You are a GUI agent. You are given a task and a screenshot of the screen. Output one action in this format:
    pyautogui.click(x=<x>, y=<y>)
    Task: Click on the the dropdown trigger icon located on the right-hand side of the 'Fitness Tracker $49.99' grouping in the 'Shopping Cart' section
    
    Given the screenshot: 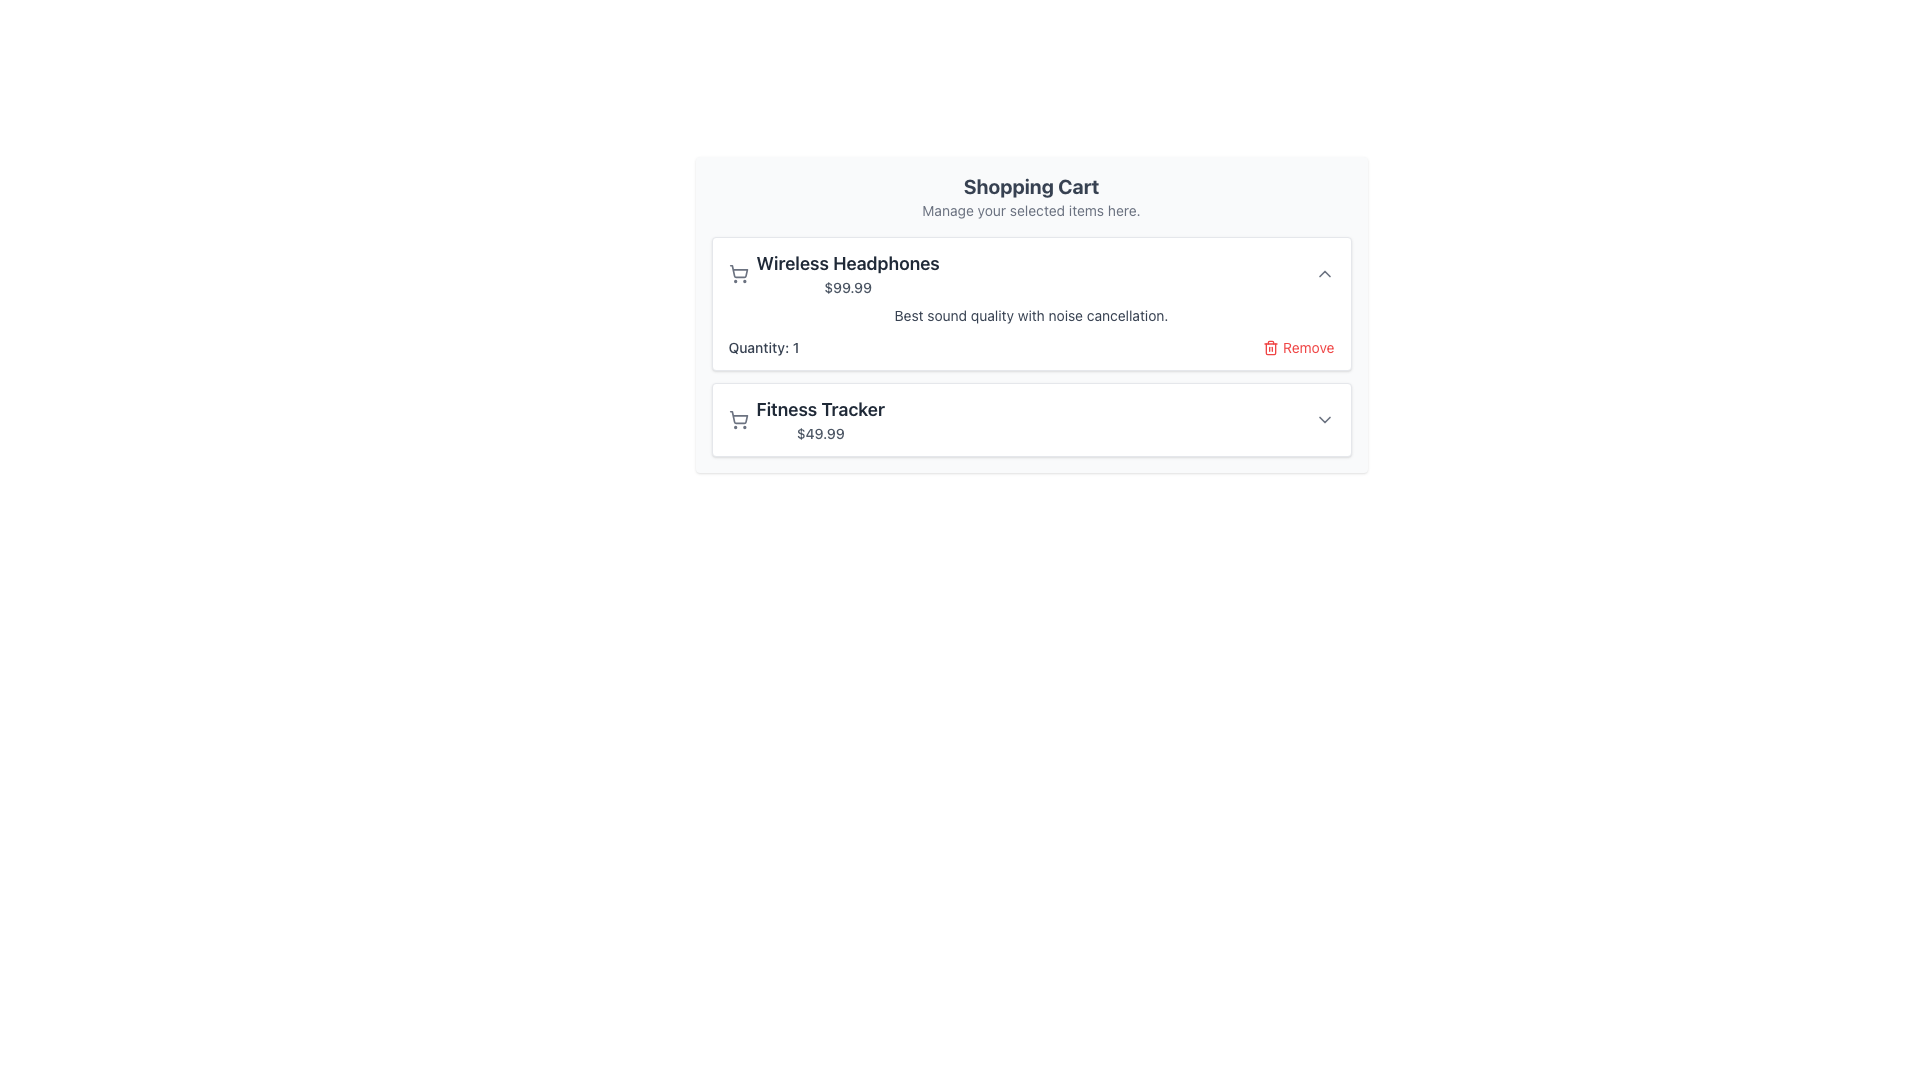 What is the action you would take?
    pyautogui.click(x=1324, y=419)
    